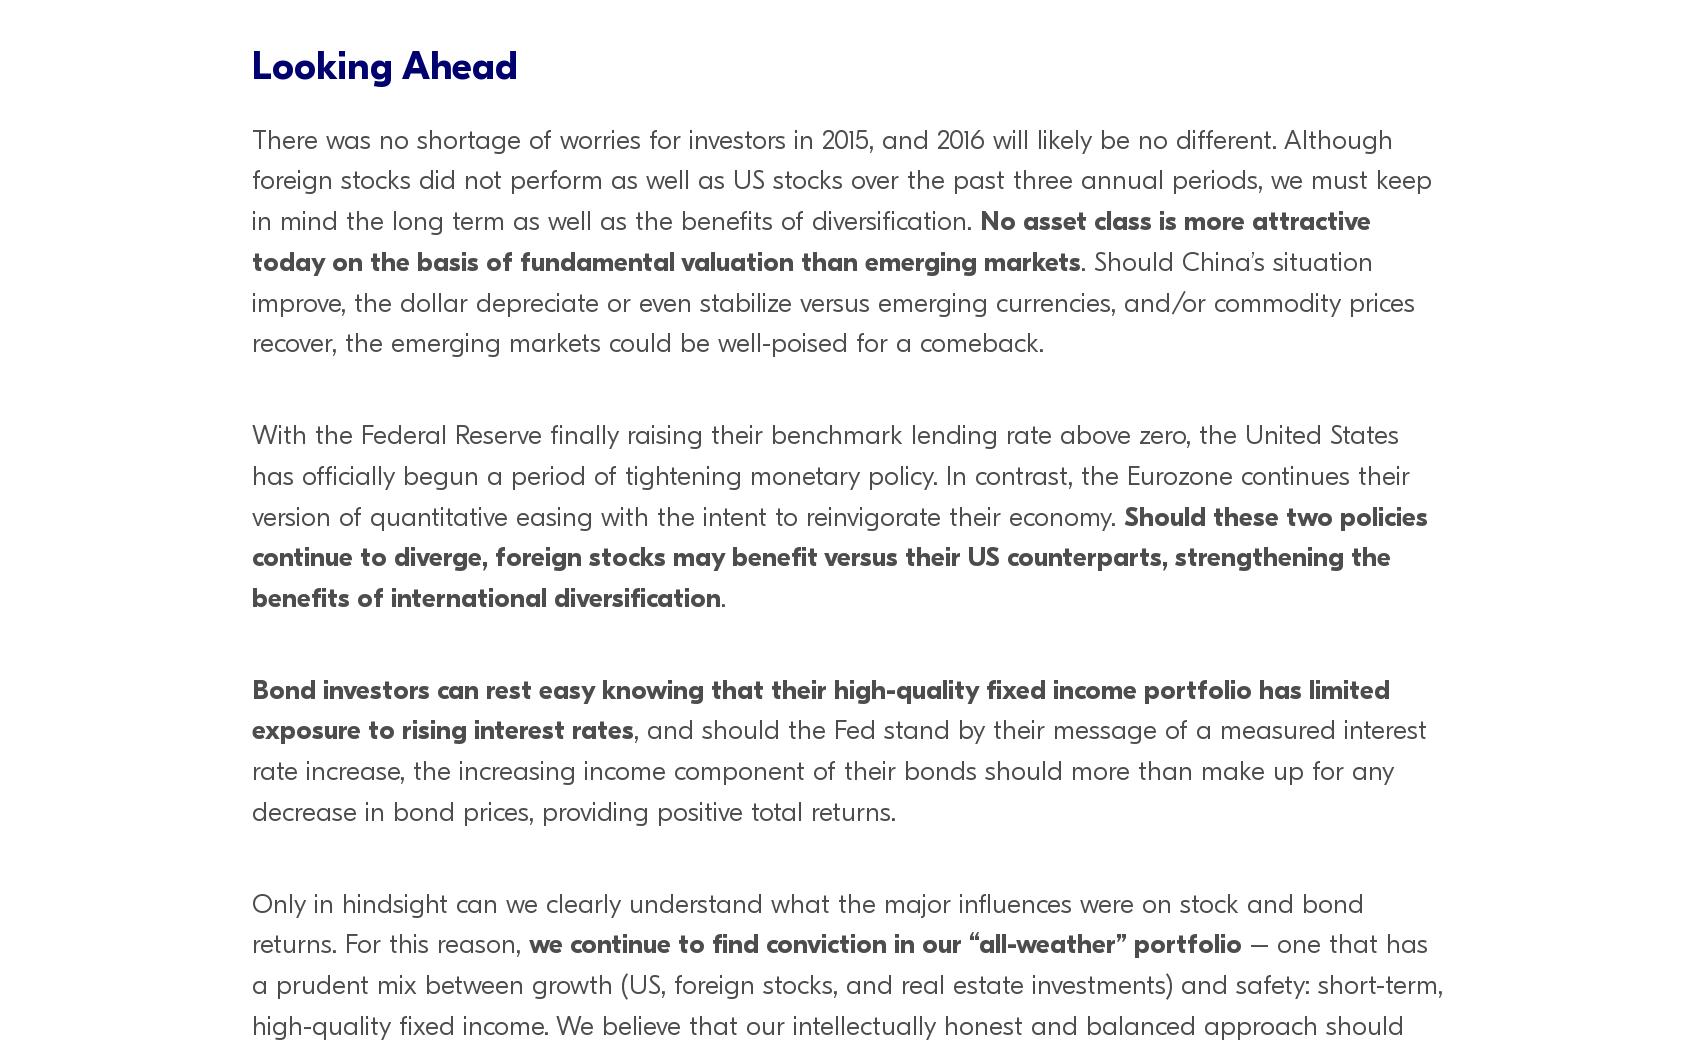  Describe the element at coordinates (839, 557) in the screenshot. I see `'Should these two policies continue to diverge, foreign stocks may benefit versus their US counterparts, strengthening the benefits of international diversification'` at that location.